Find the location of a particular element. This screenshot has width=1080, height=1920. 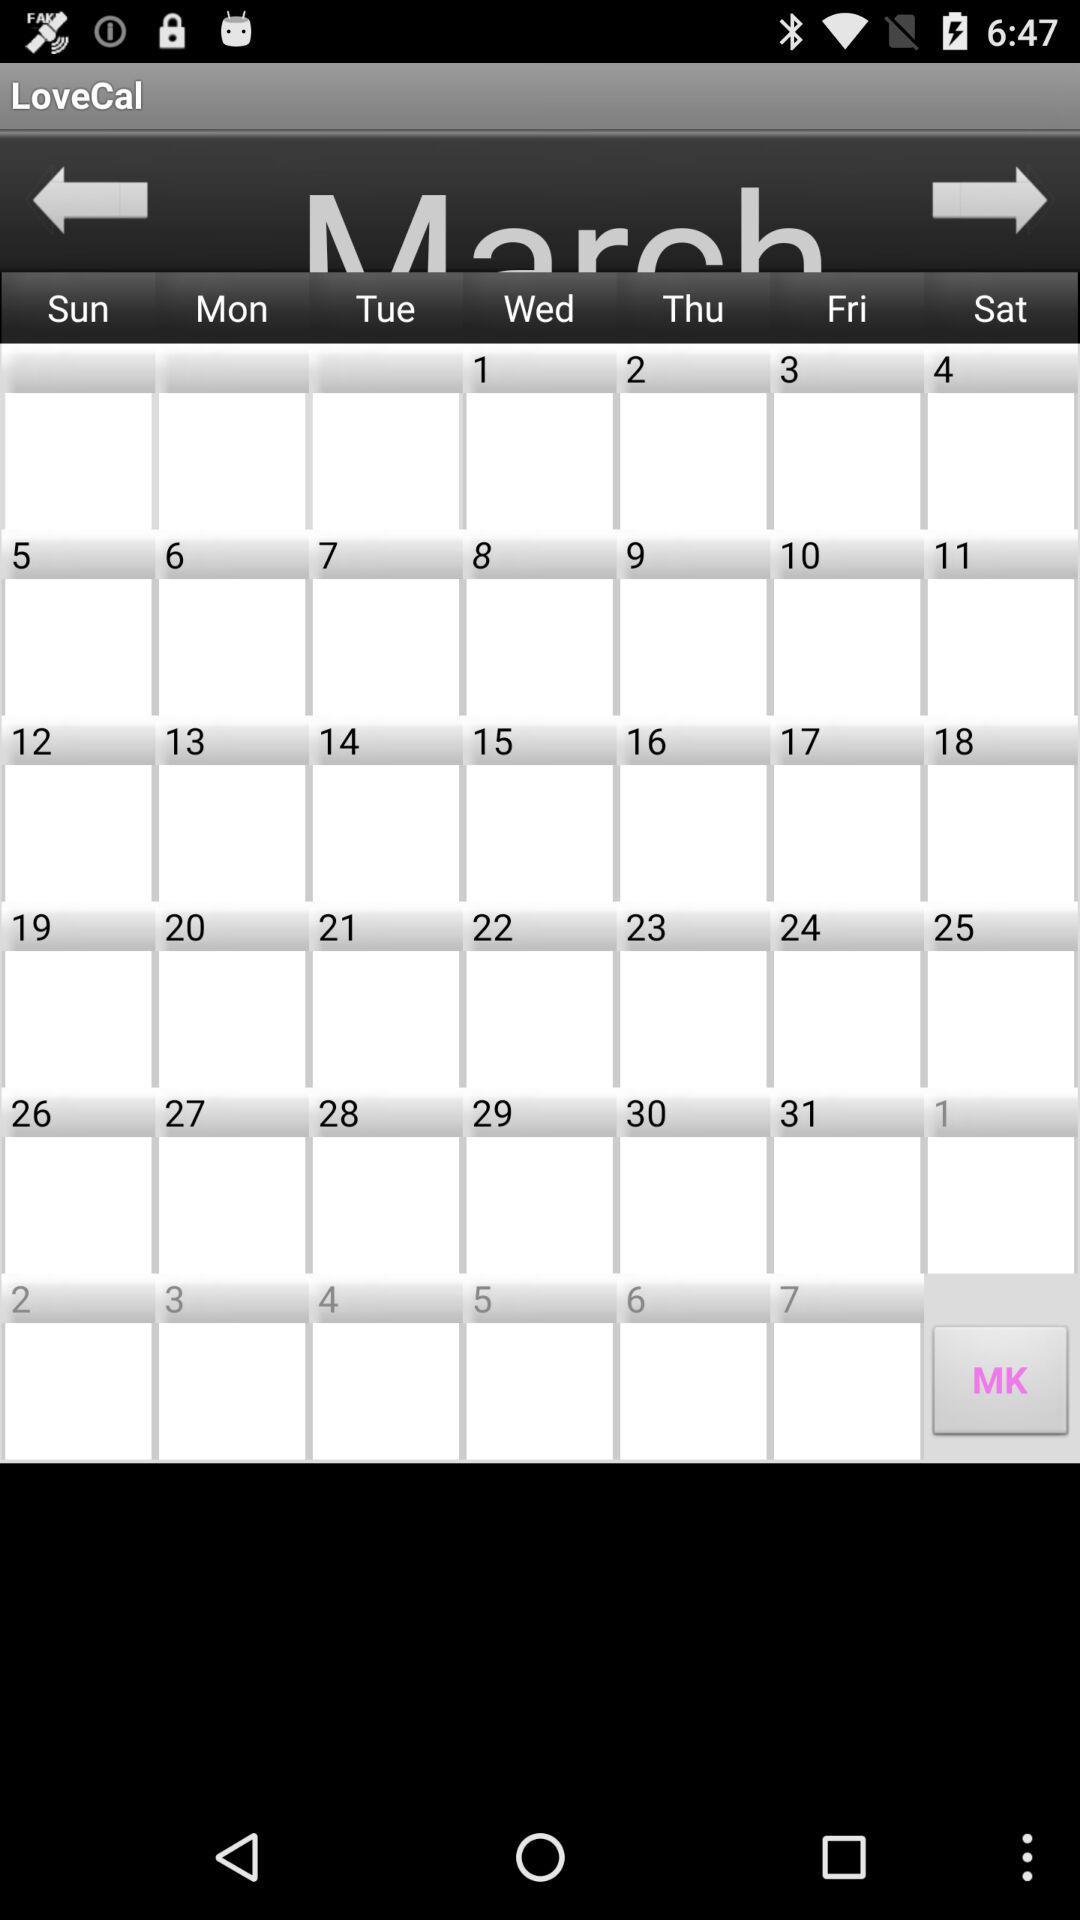

the minus icon is located at coordinates (385, 1488).